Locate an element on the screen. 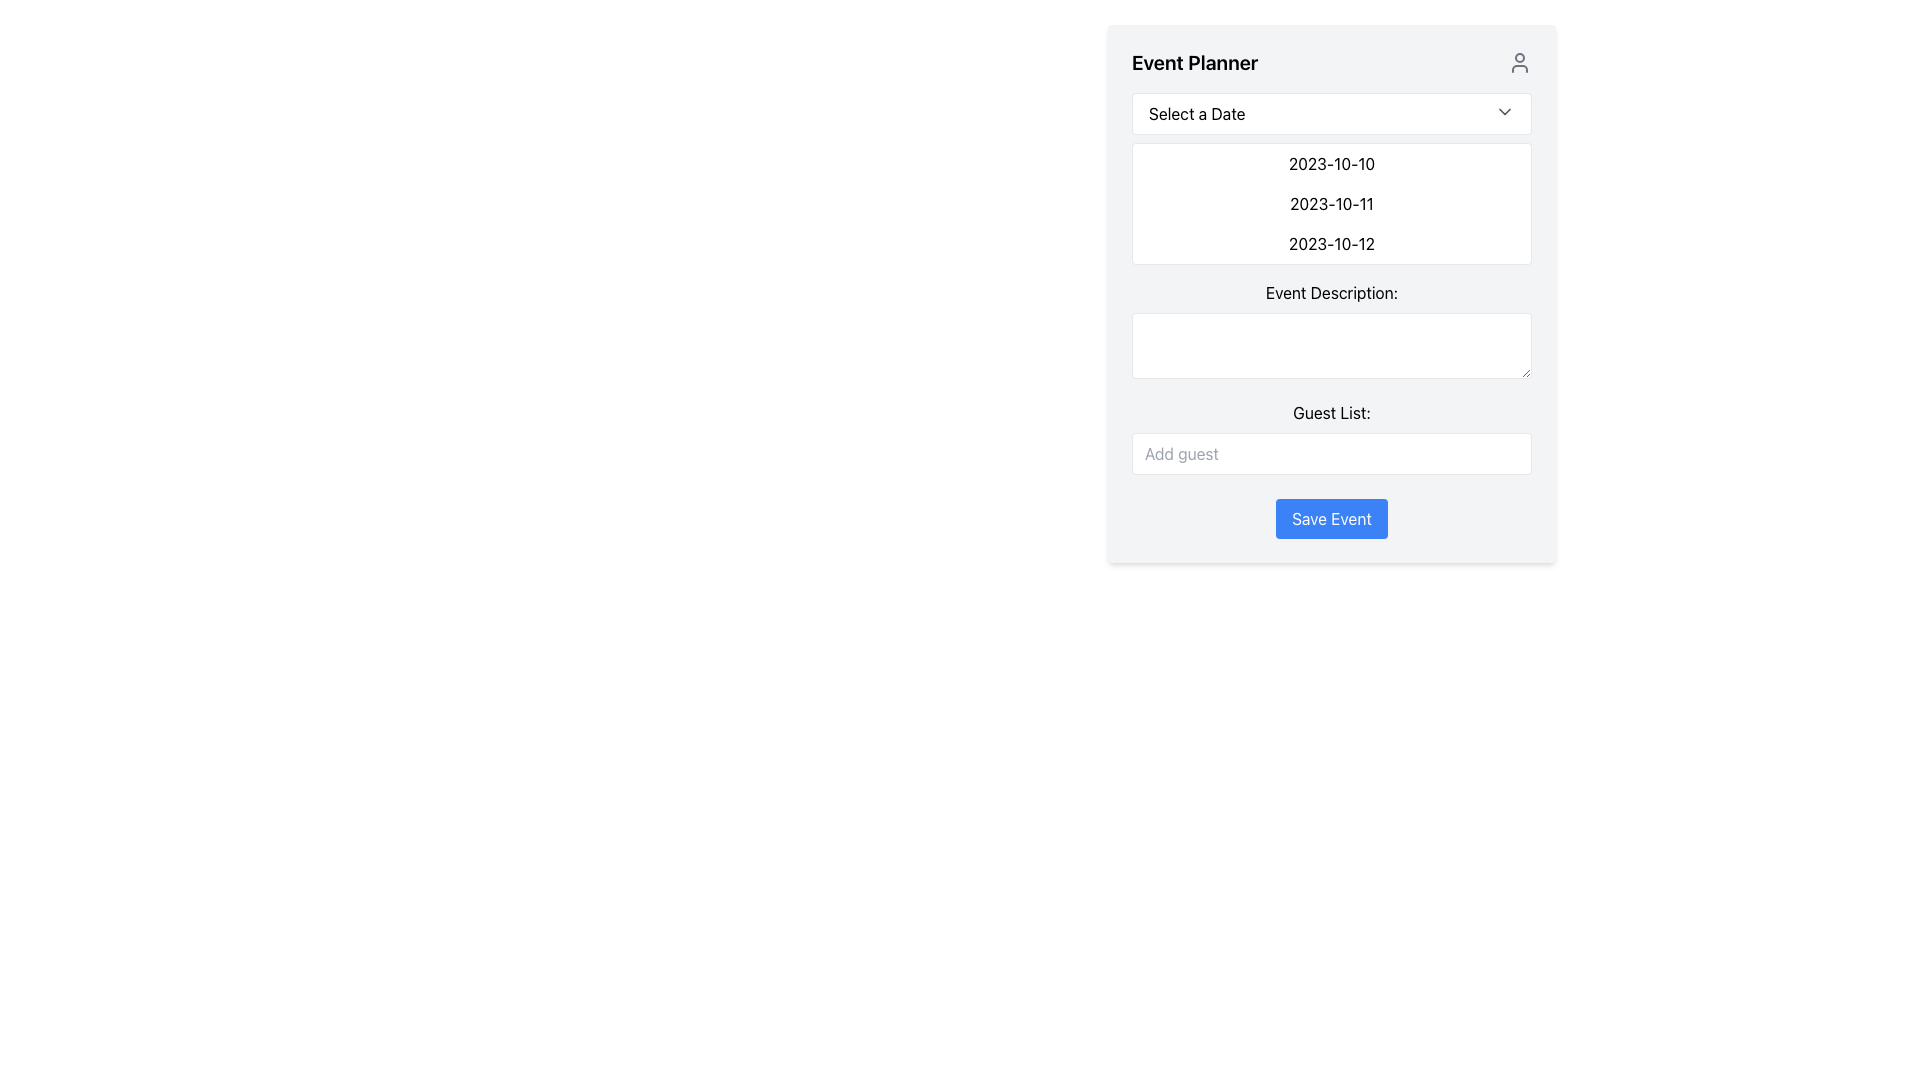 The image size is (1920, 1080). the dropdown selection list containing the dates '2023-10-10', '2023-10-11', and '2023-10-12' is located at coordinates (1331, 204).